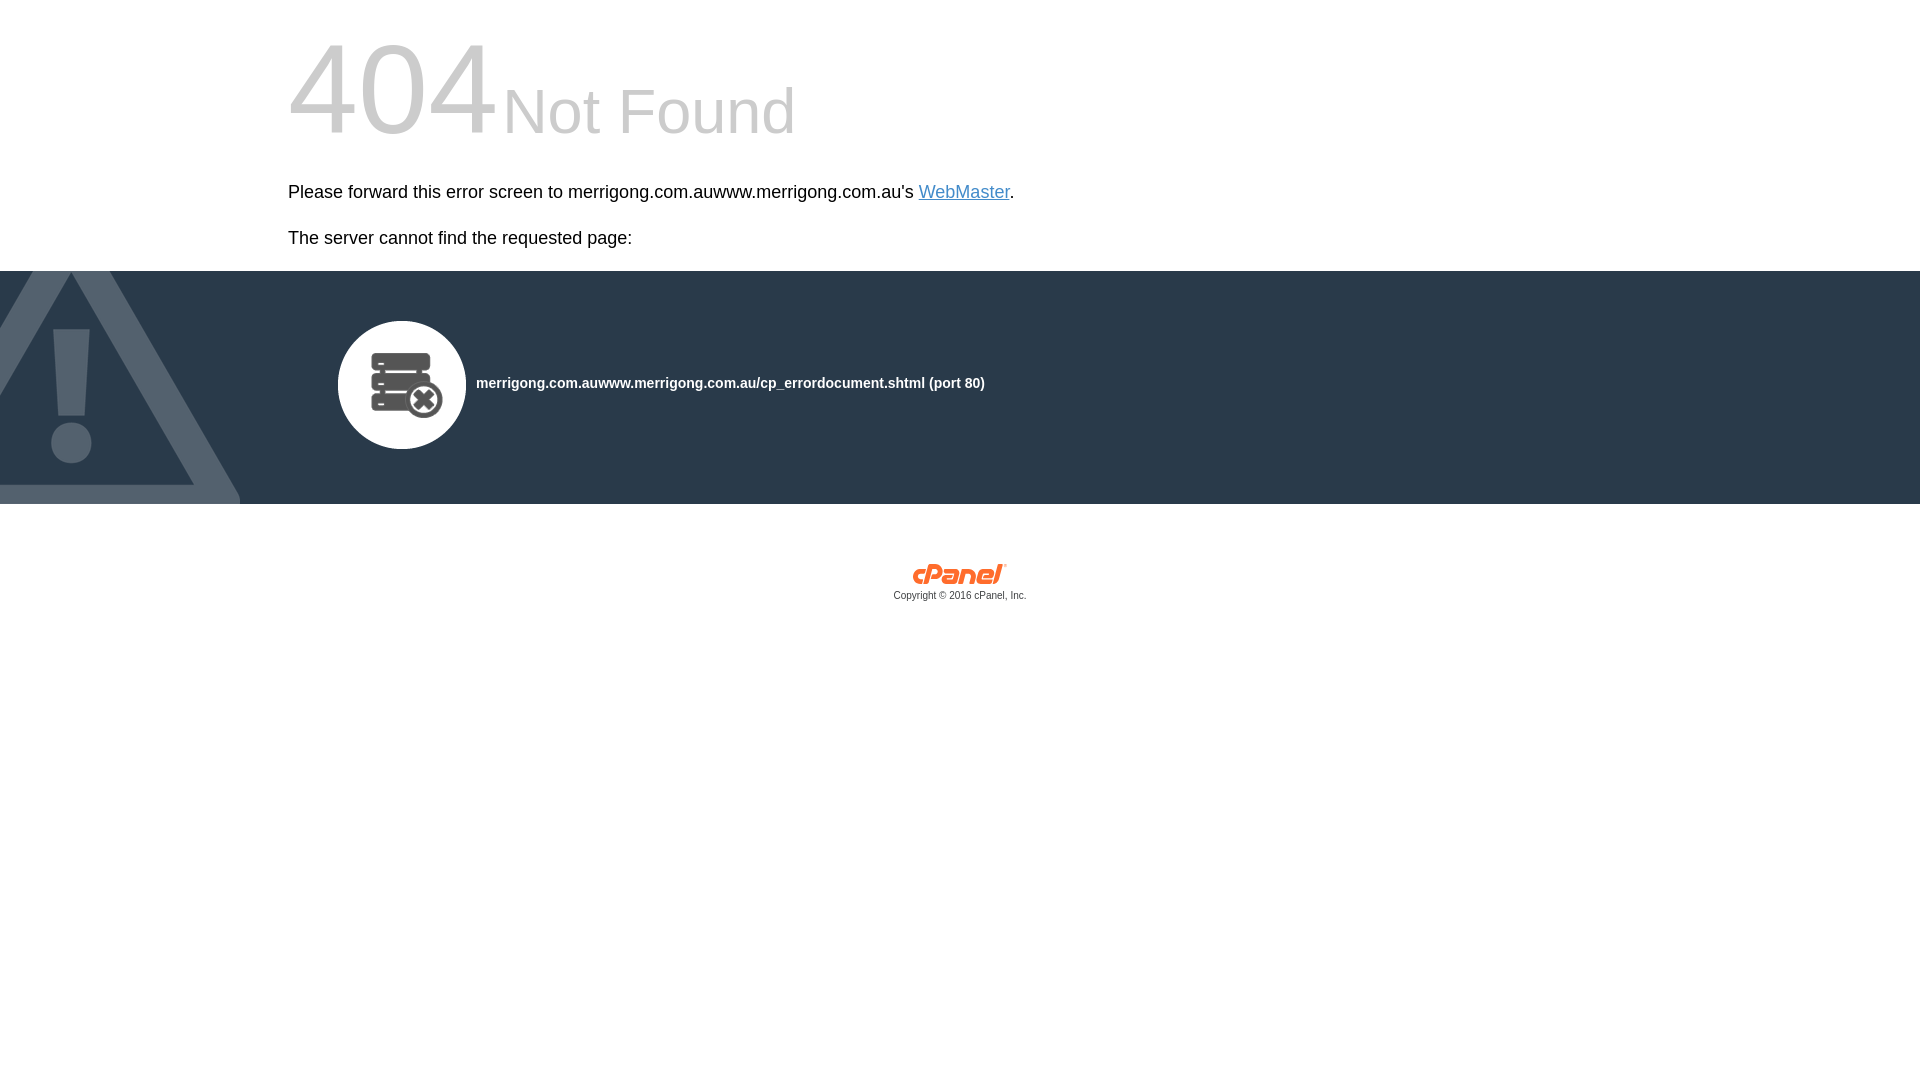 Image resolution: width=1920 pixels, height=1080 pixels. I want to click on 'WebMaster', so click(964, 192).